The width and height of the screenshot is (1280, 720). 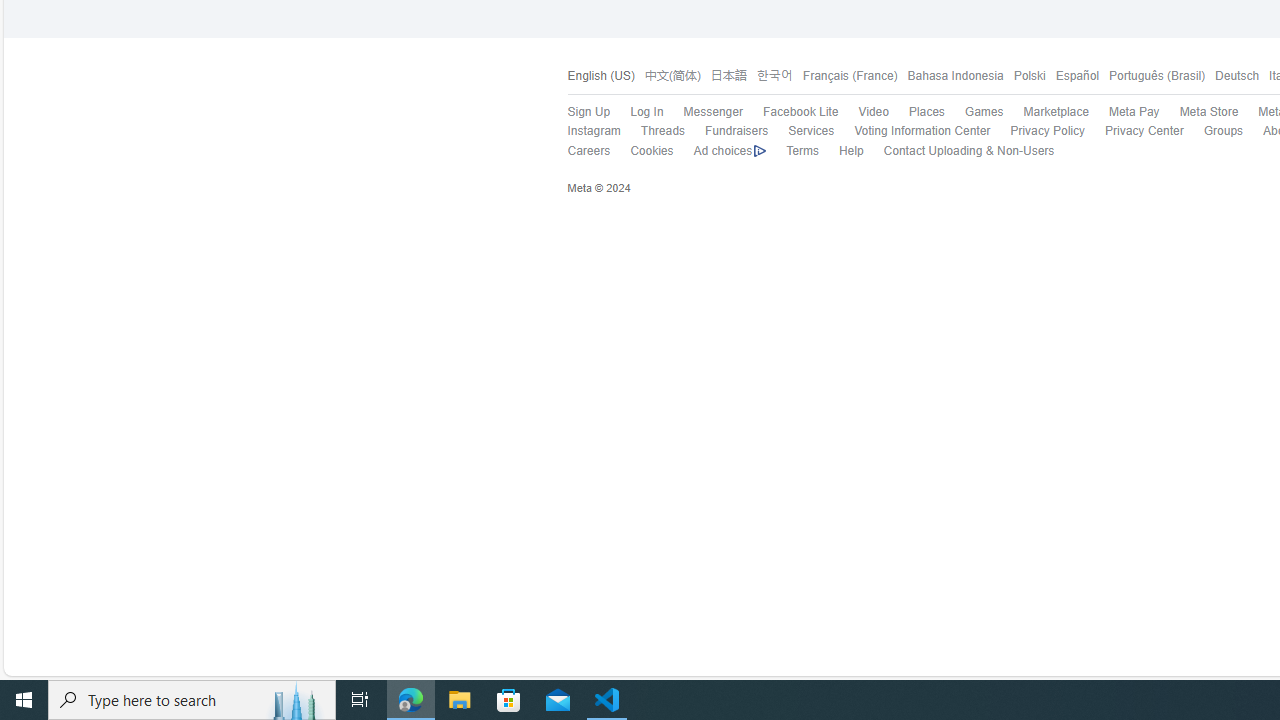 What do you see at coordinates (974, 113) in the screenshot?
I see `'Games'` at bounding box center [974, 113].